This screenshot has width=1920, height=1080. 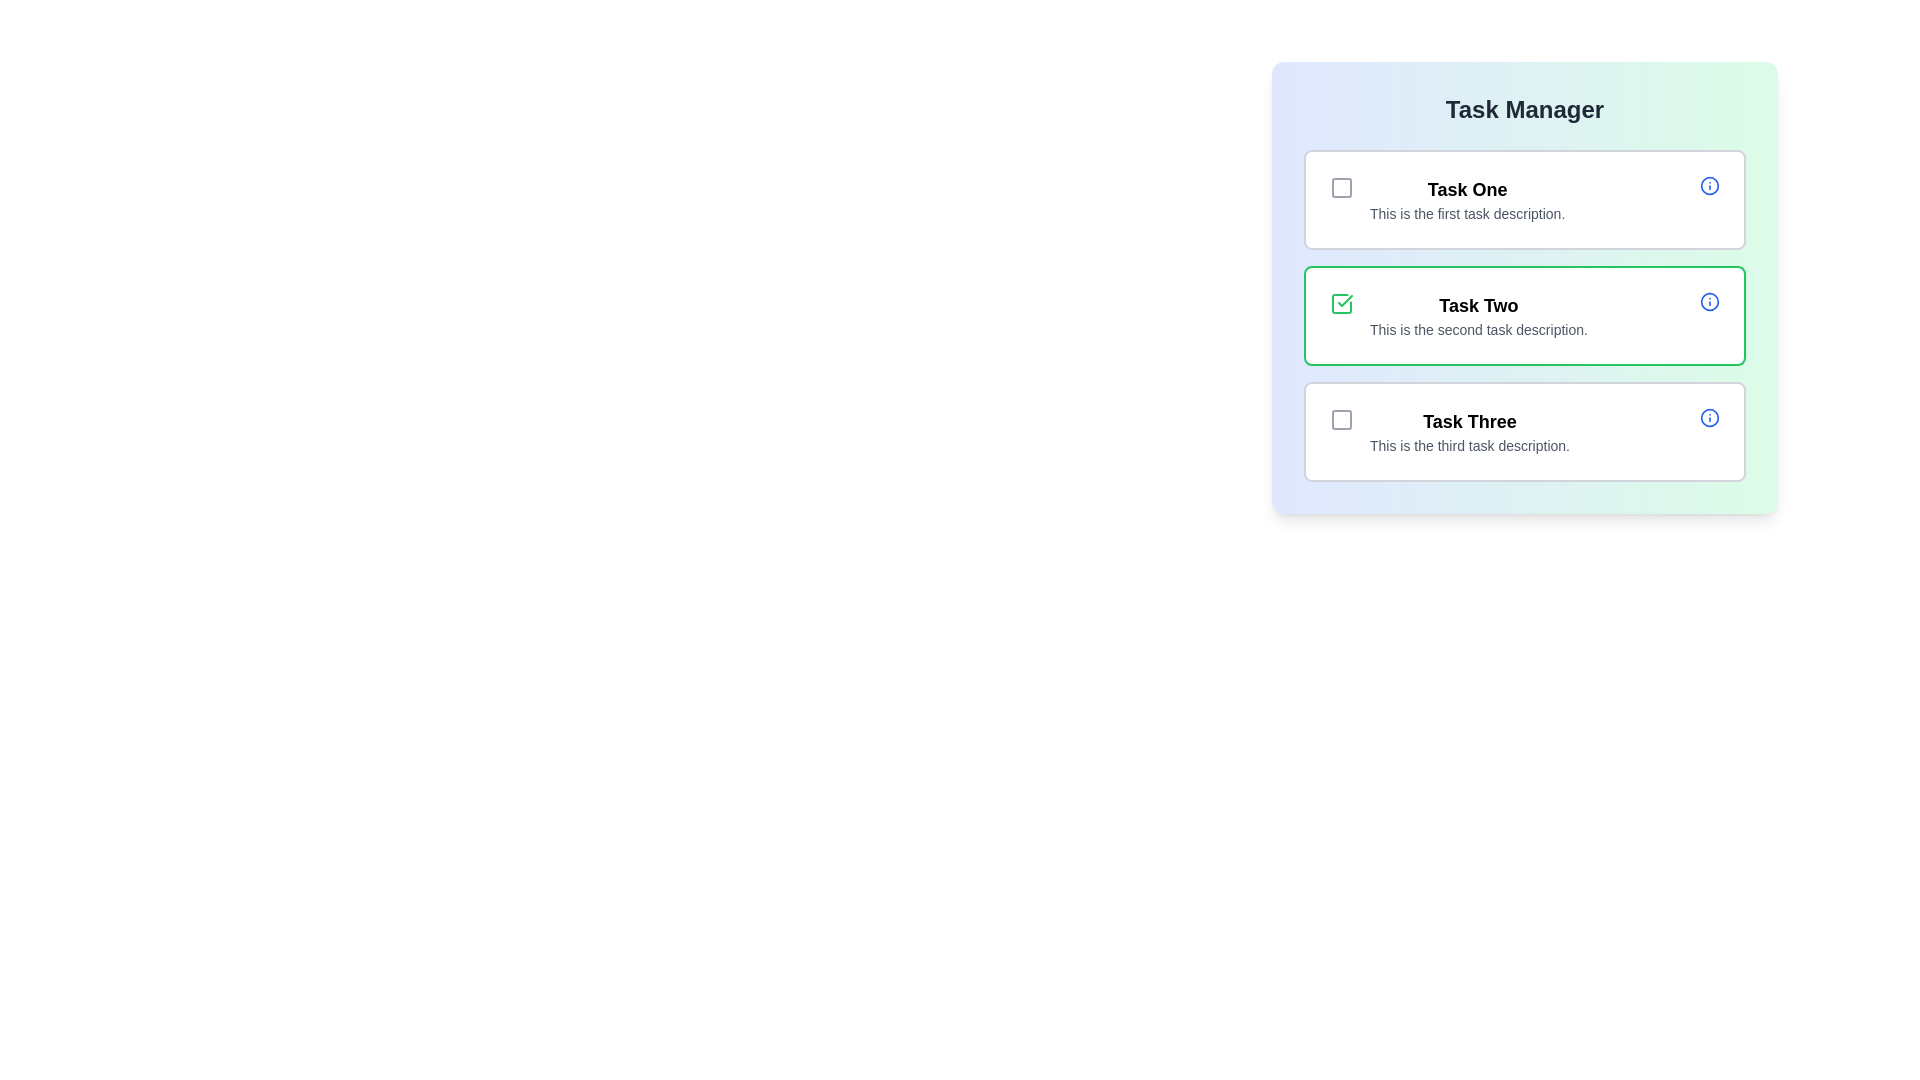 I want to click on the central circular shape of the information icon located to the right of the 'Task Two' entry in the task manager interface, so click(x=1708, y=301).